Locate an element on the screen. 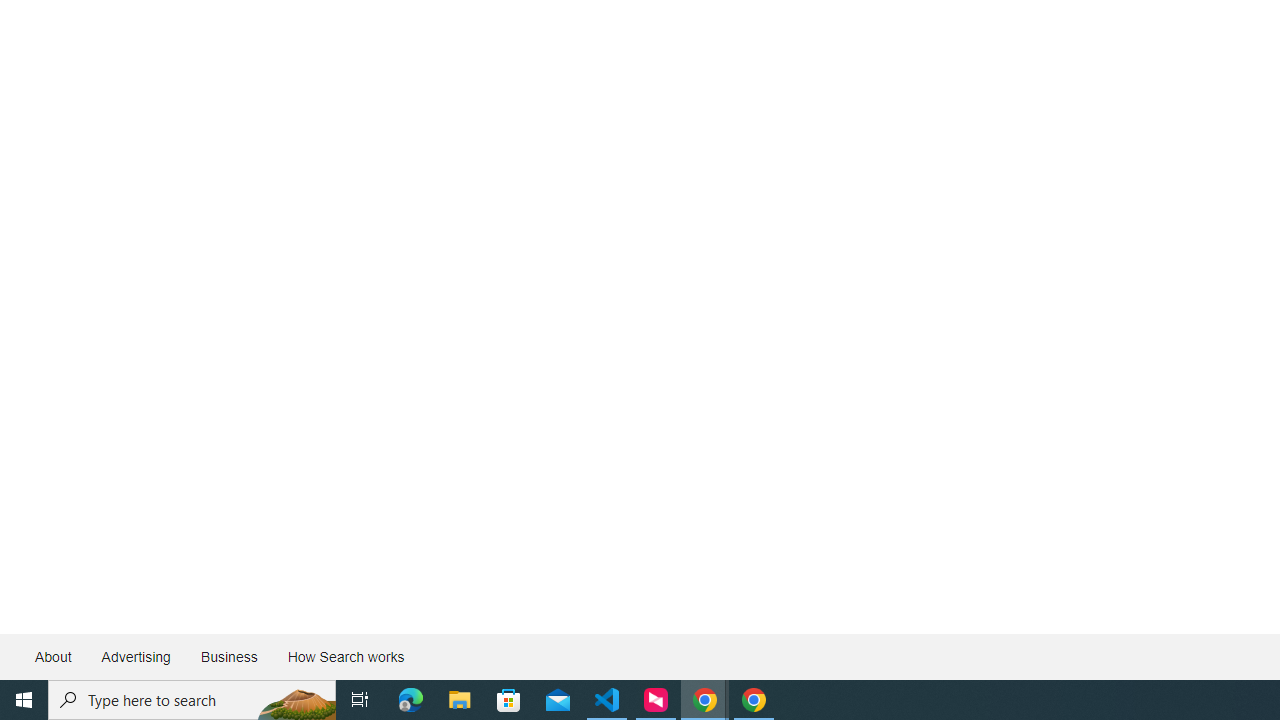 The width and height of the screenshot is (1280, 720). 'About' is located at coordinates (53, 657).